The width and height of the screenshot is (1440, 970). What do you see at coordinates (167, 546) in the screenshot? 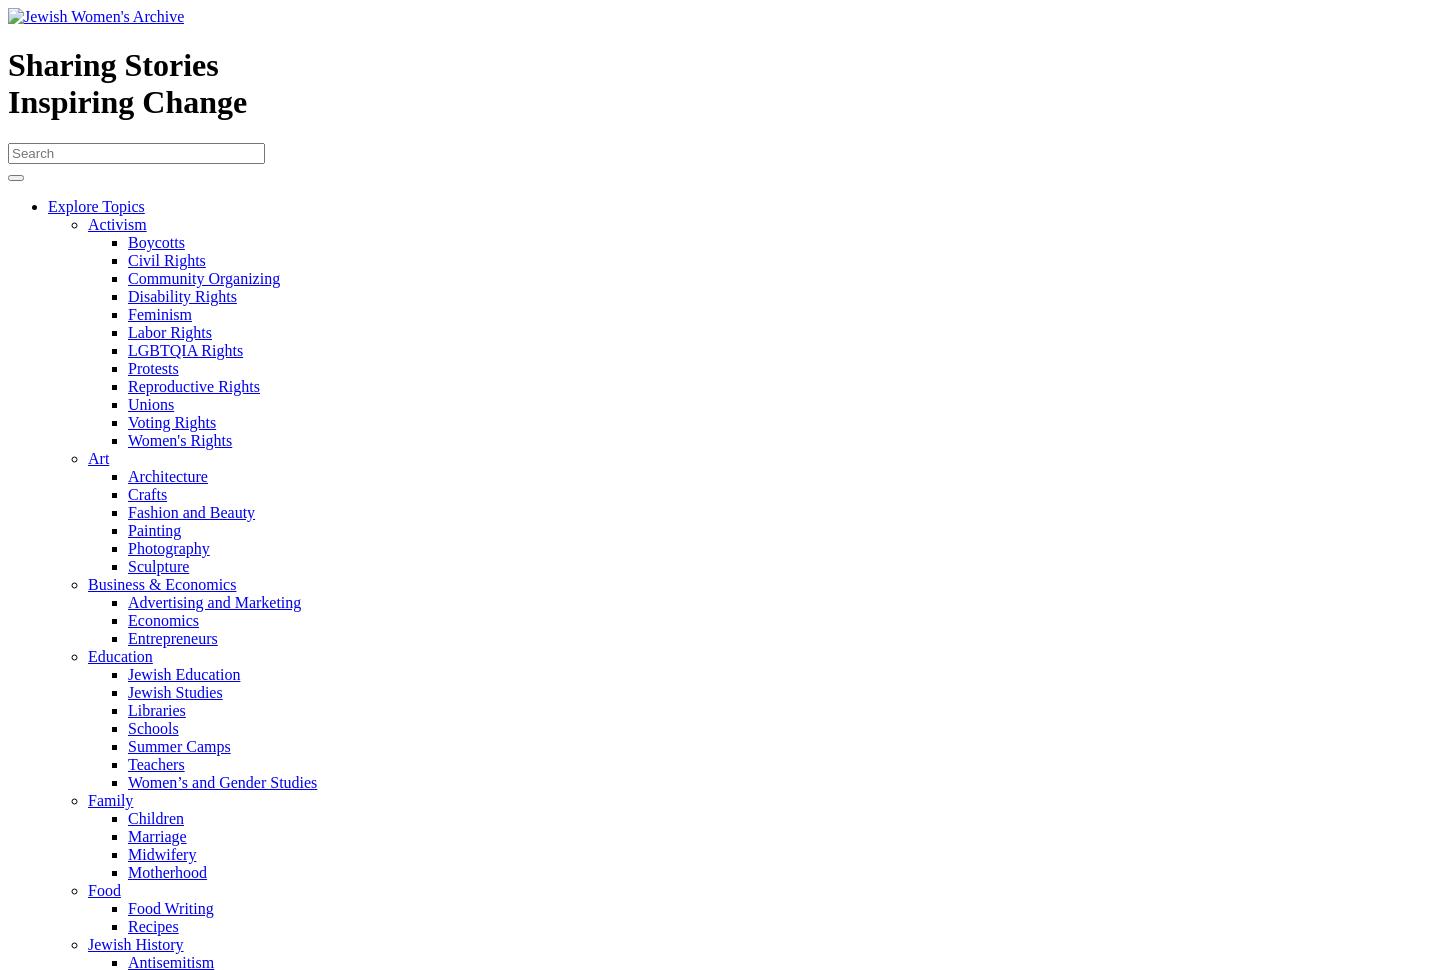
I see `'Photography'` at bounding box center [167, 546].